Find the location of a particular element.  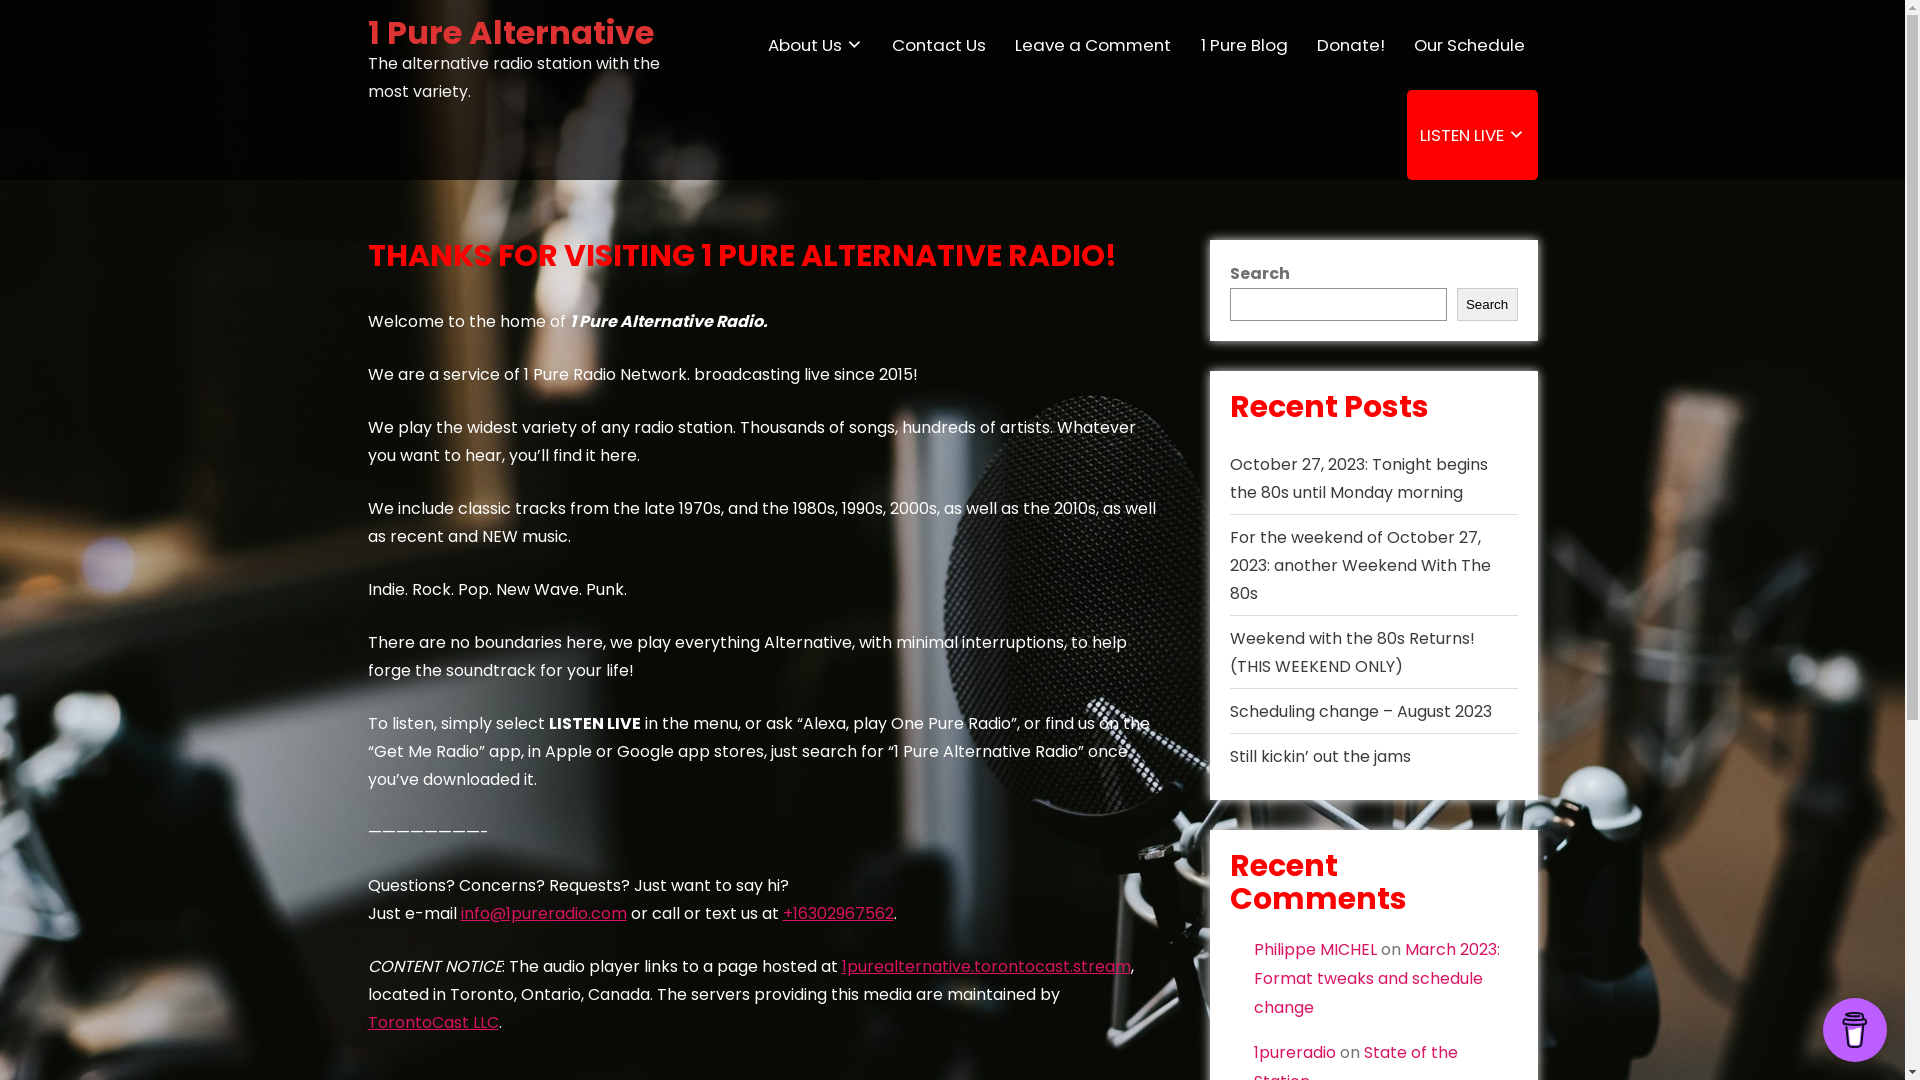

'1 Pure Alternative' is located at coordinates (368, 32).